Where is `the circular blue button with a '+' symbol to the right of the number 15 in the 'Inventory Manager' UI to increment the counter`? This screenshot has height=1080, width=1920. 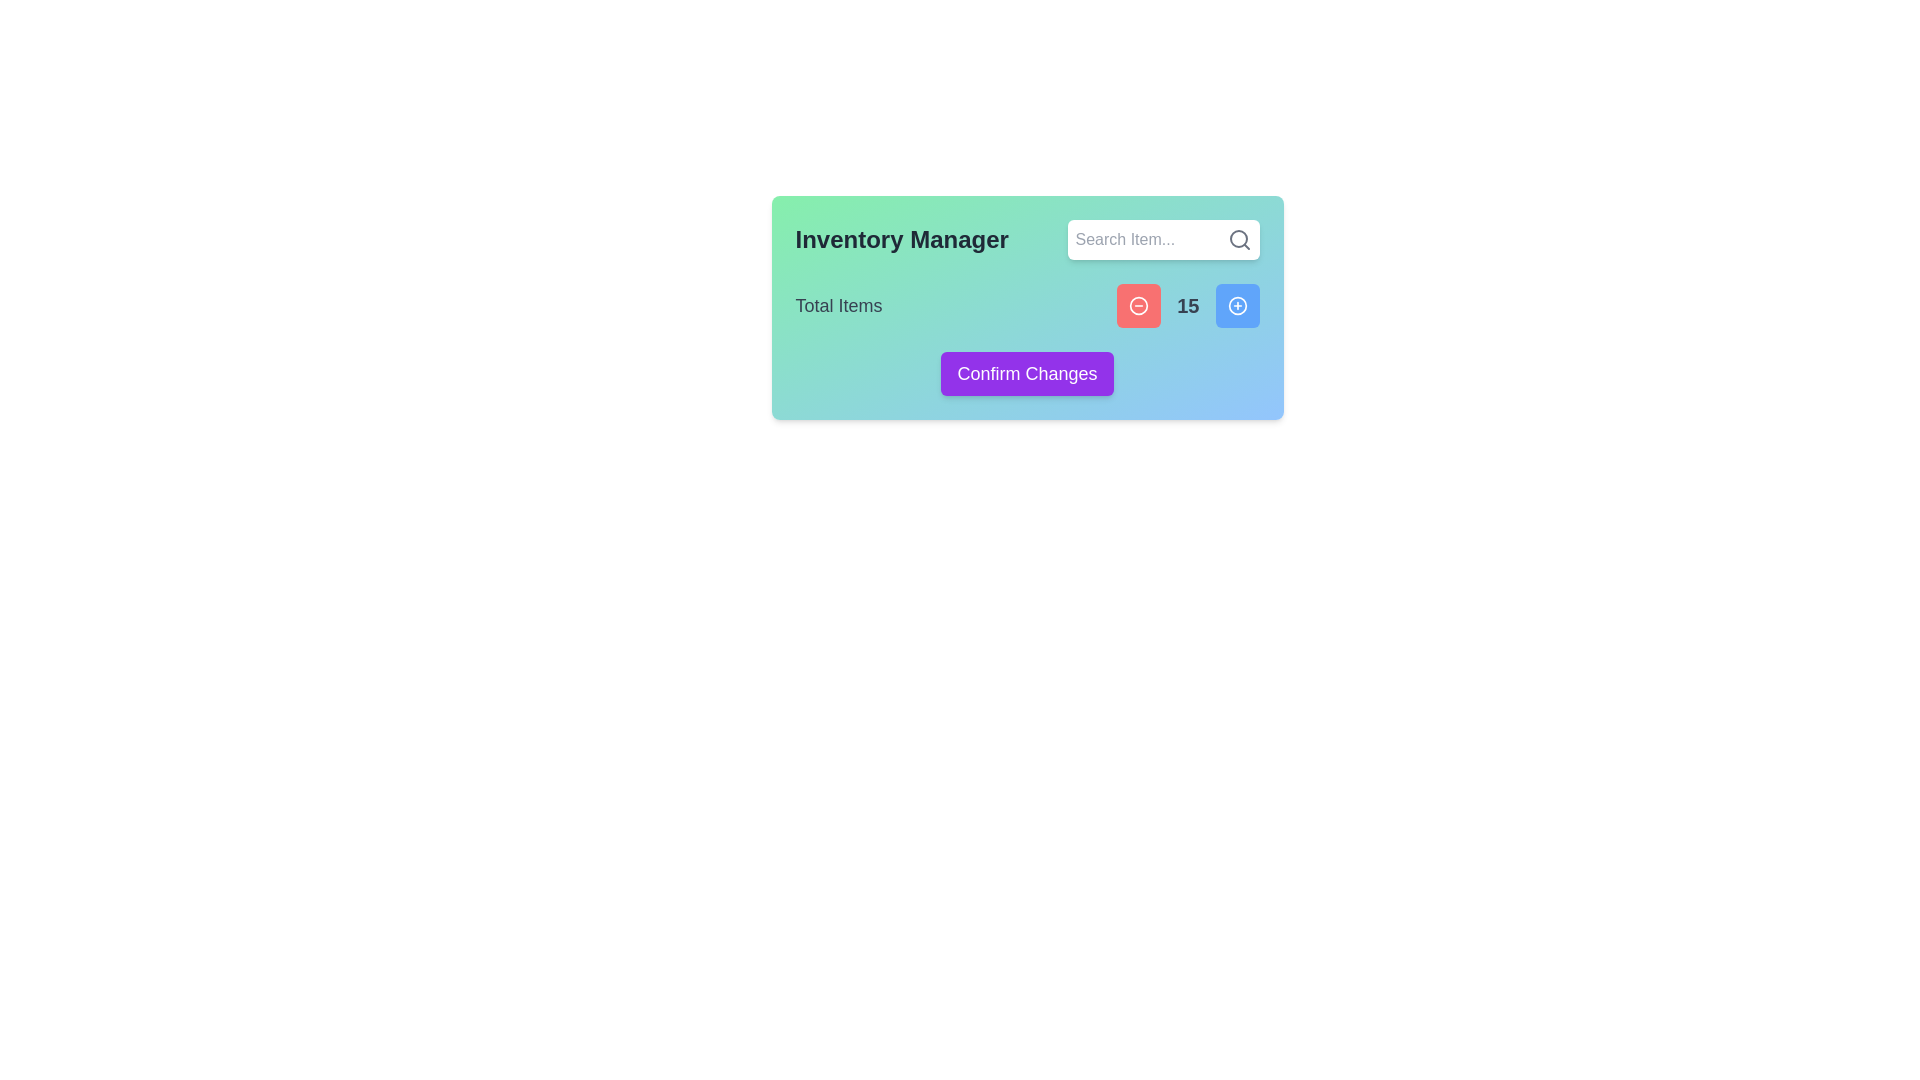 the circular blue button with a '+' symbol to the right of the number 15 in the 'Inventory Manager' UI to increment the counter is located at coordinates (1236, 305).